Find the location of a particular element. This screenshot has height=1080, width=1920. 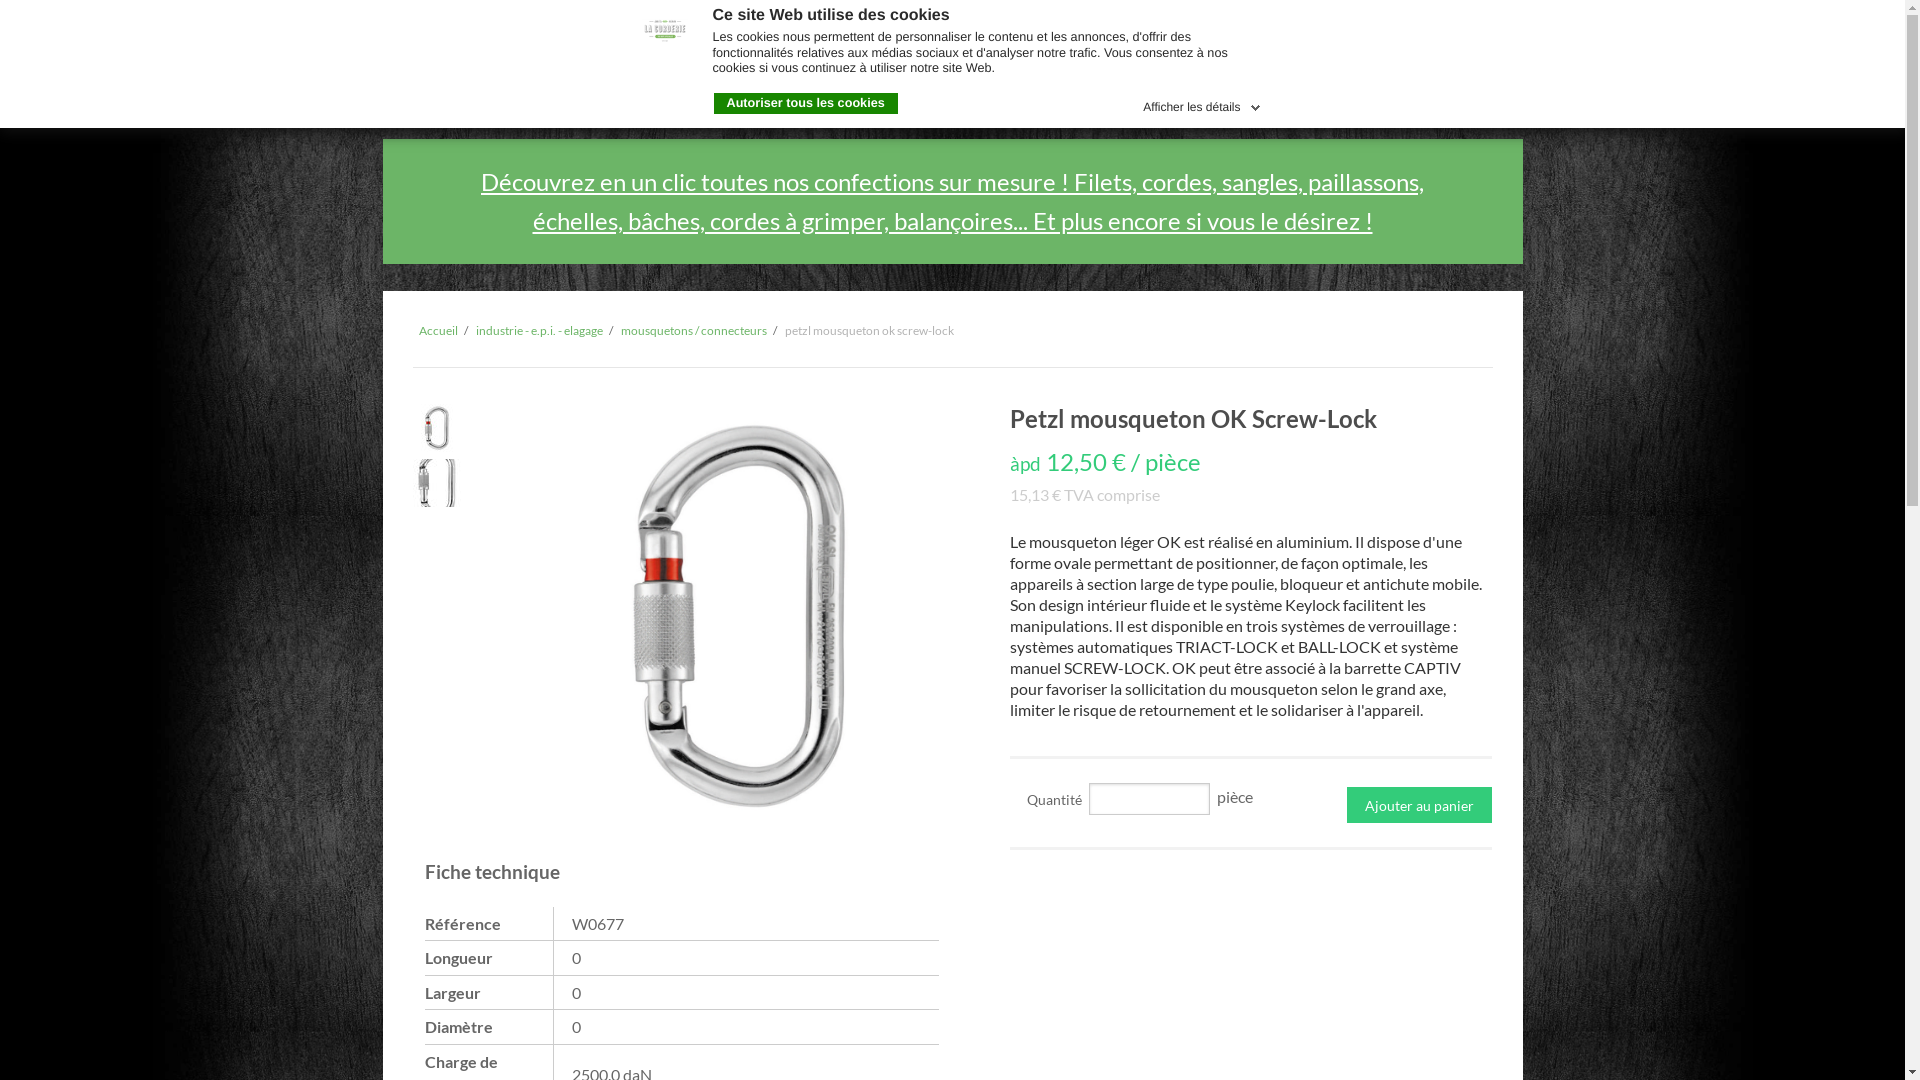

'industrie - e.p.i. - elagage' is located at coordinates (474, 329).